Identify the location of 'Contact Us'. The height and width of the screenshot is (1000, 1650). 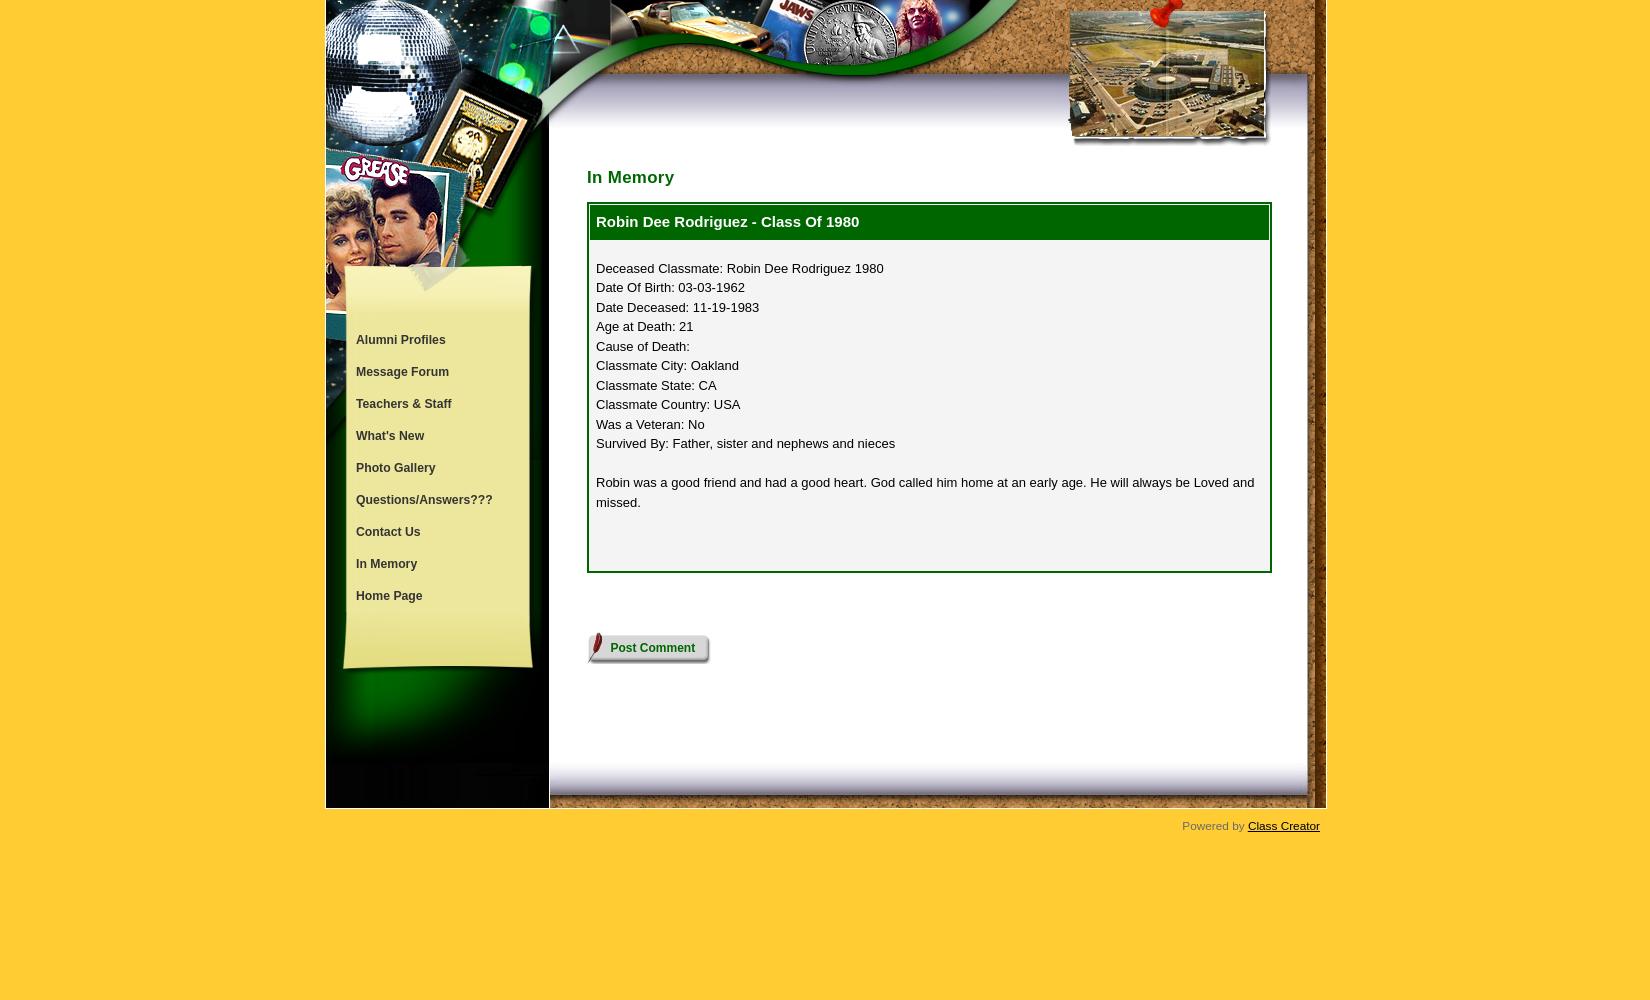
(356, 532).